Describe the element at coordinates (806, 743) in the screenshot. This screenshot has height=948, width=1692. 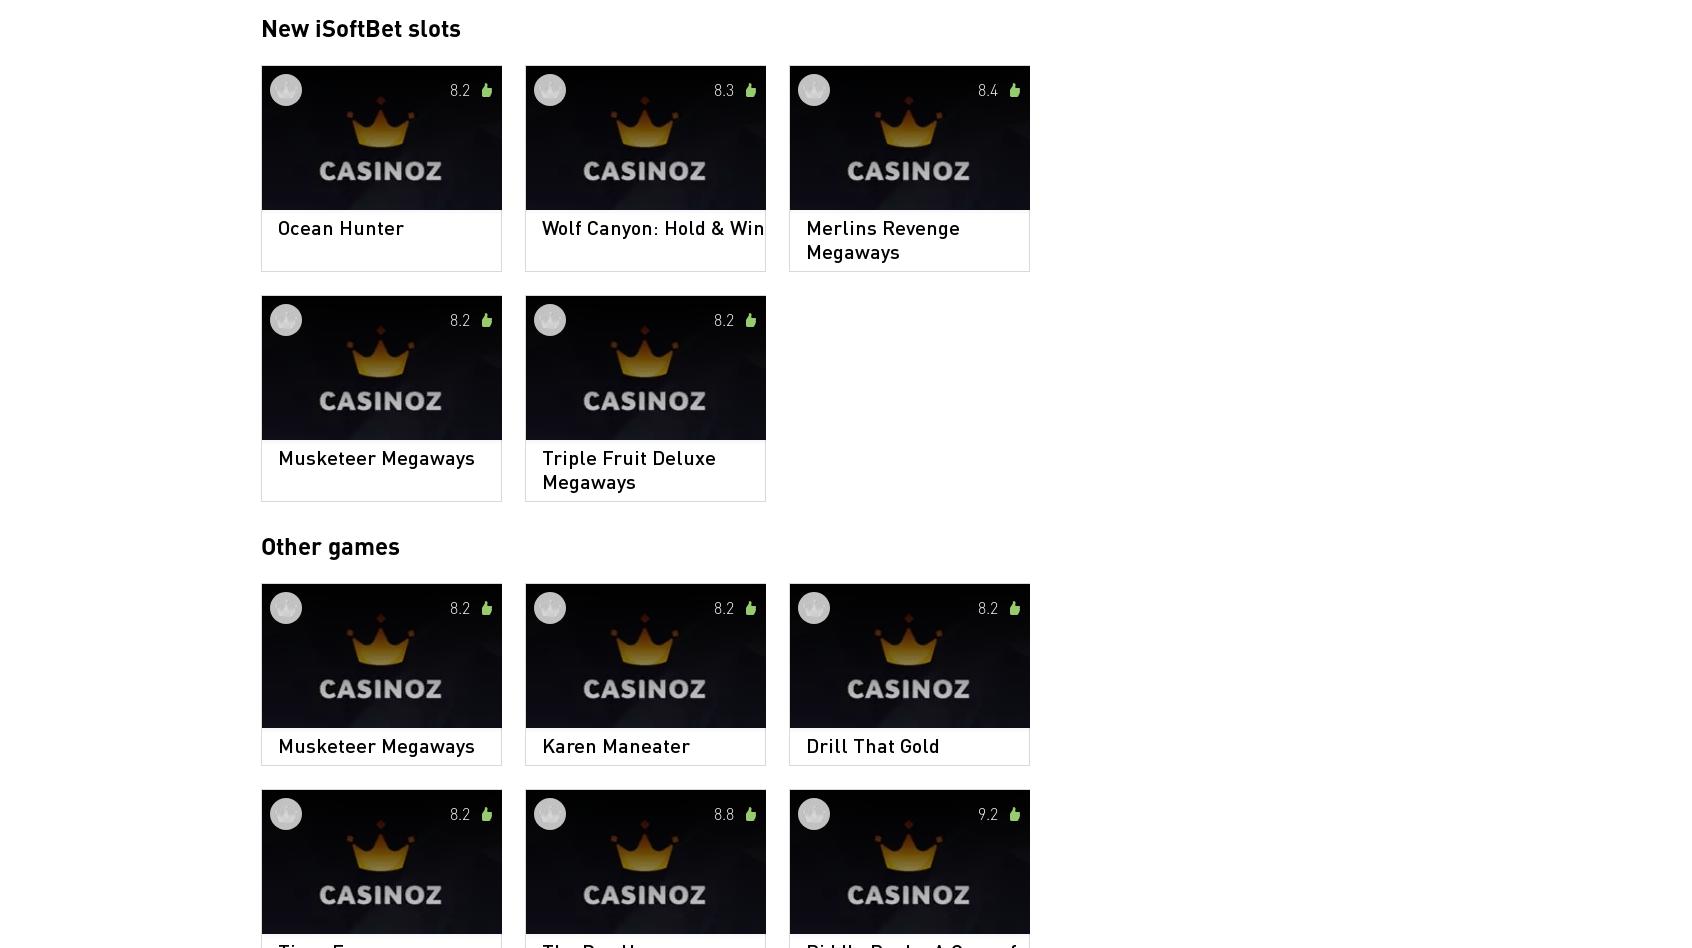
I see `'Drill That Gold'` at that location.